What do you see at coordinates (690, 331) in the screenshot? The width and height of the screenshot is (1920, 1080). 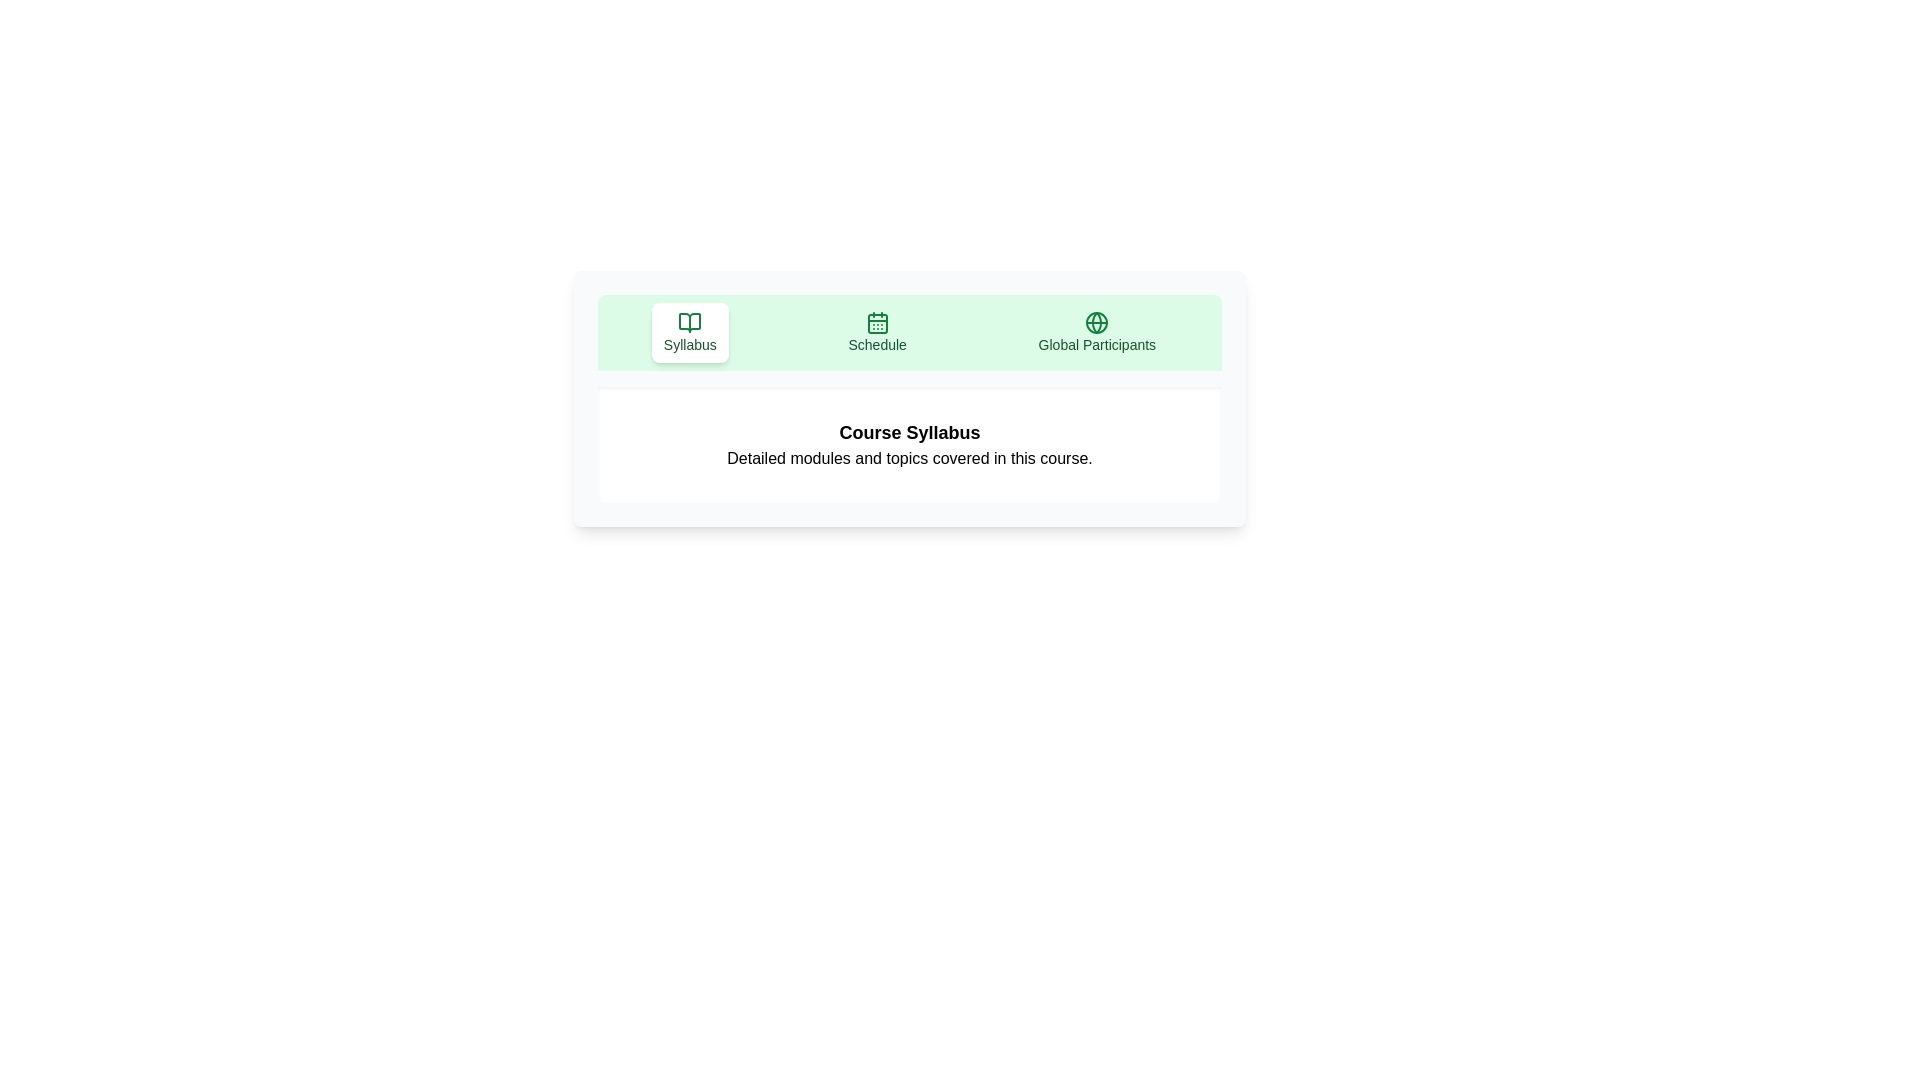 I see `the Syllabus tab to view its content` at bounding box center [690, 331].